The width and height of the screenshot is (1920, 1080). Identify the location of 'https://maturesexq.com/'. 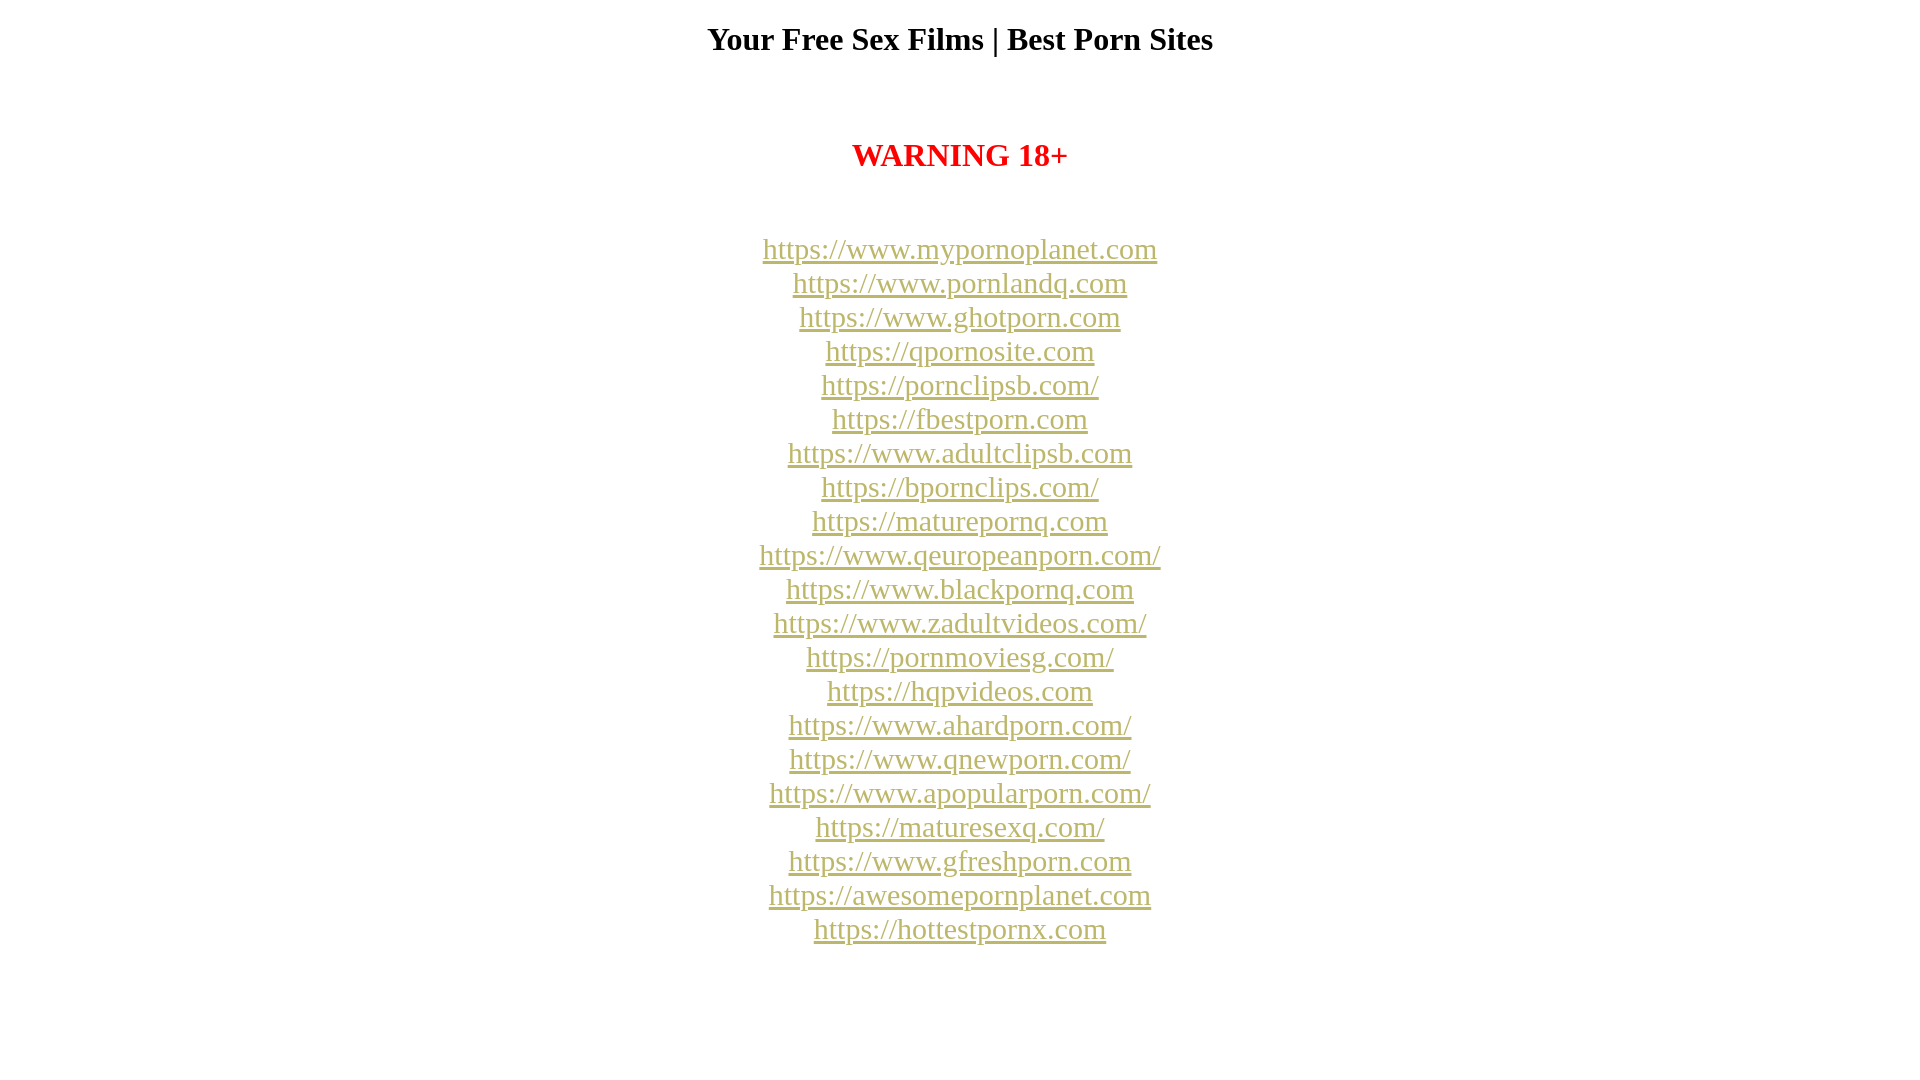
(958, 826).